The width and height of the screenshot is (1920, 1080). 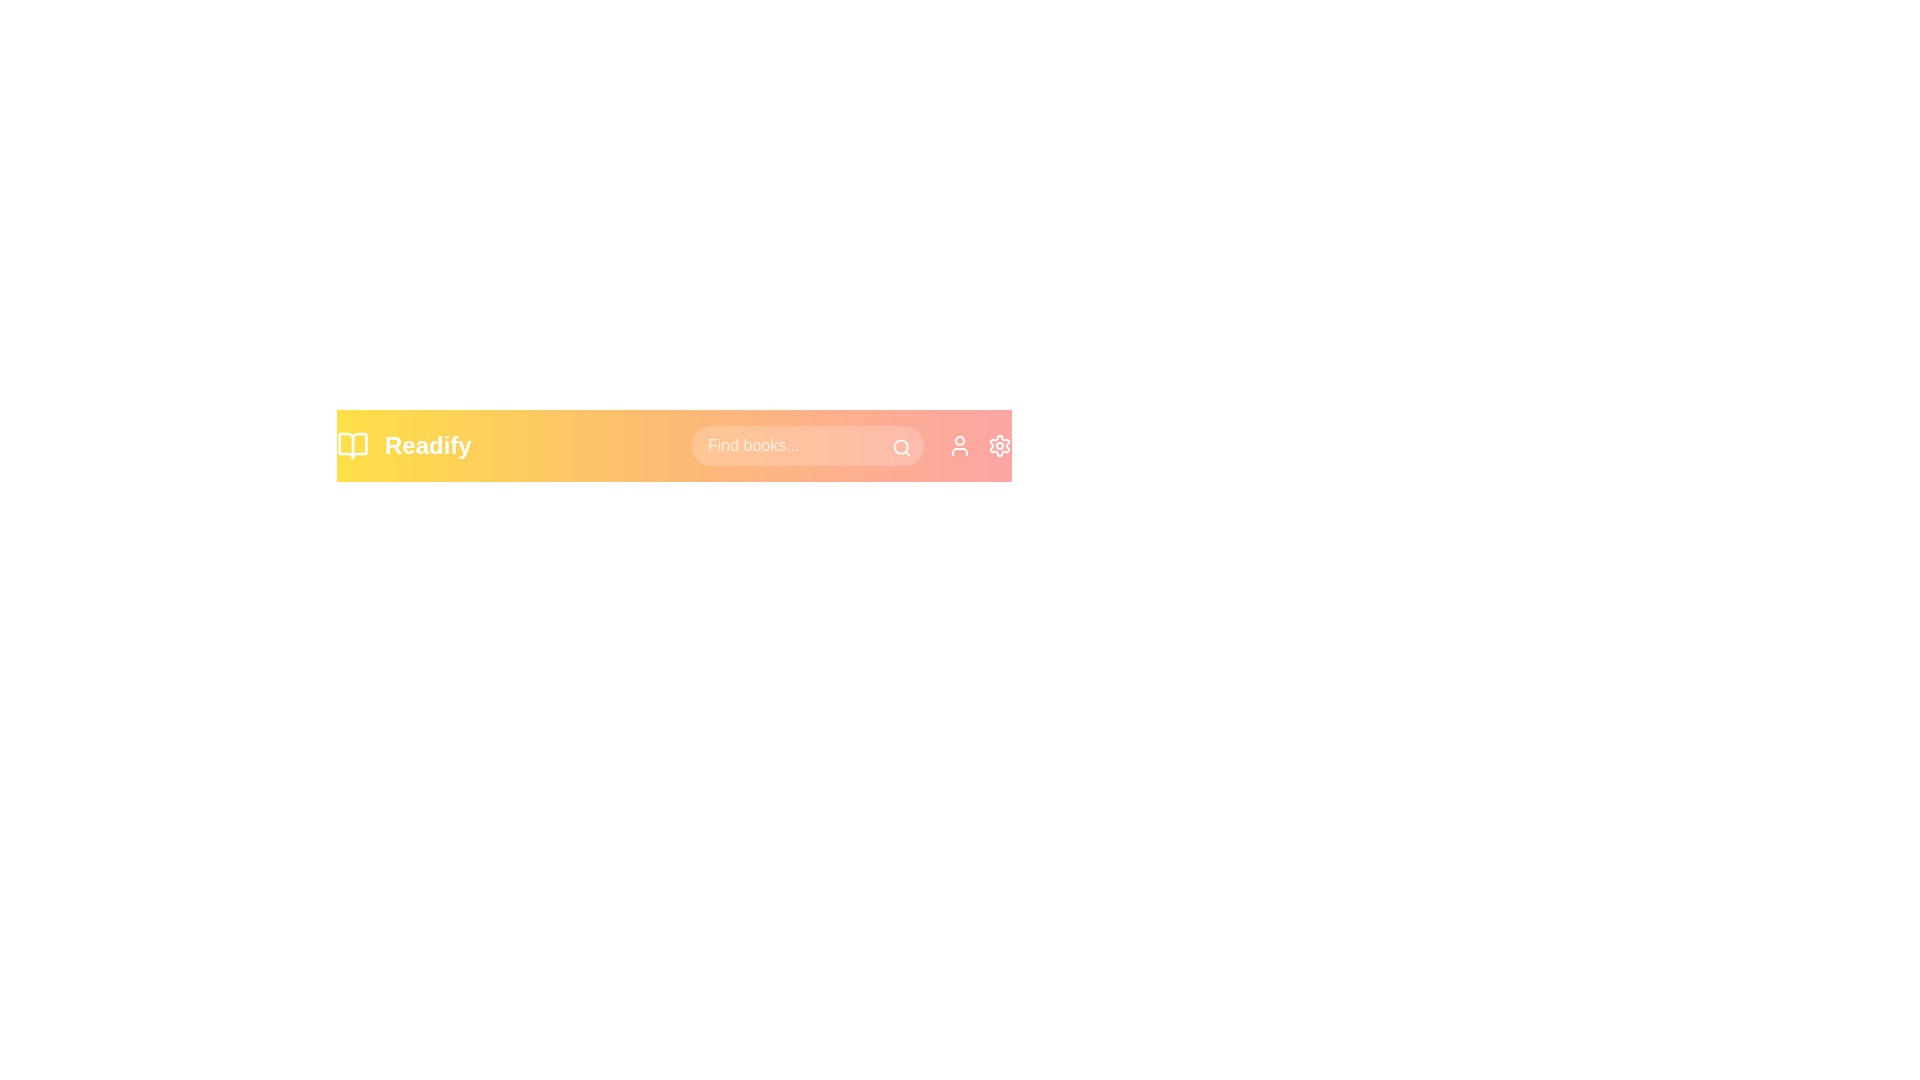 I want to click on the user icon to access the user profile or login, so click(x=960, y=445).